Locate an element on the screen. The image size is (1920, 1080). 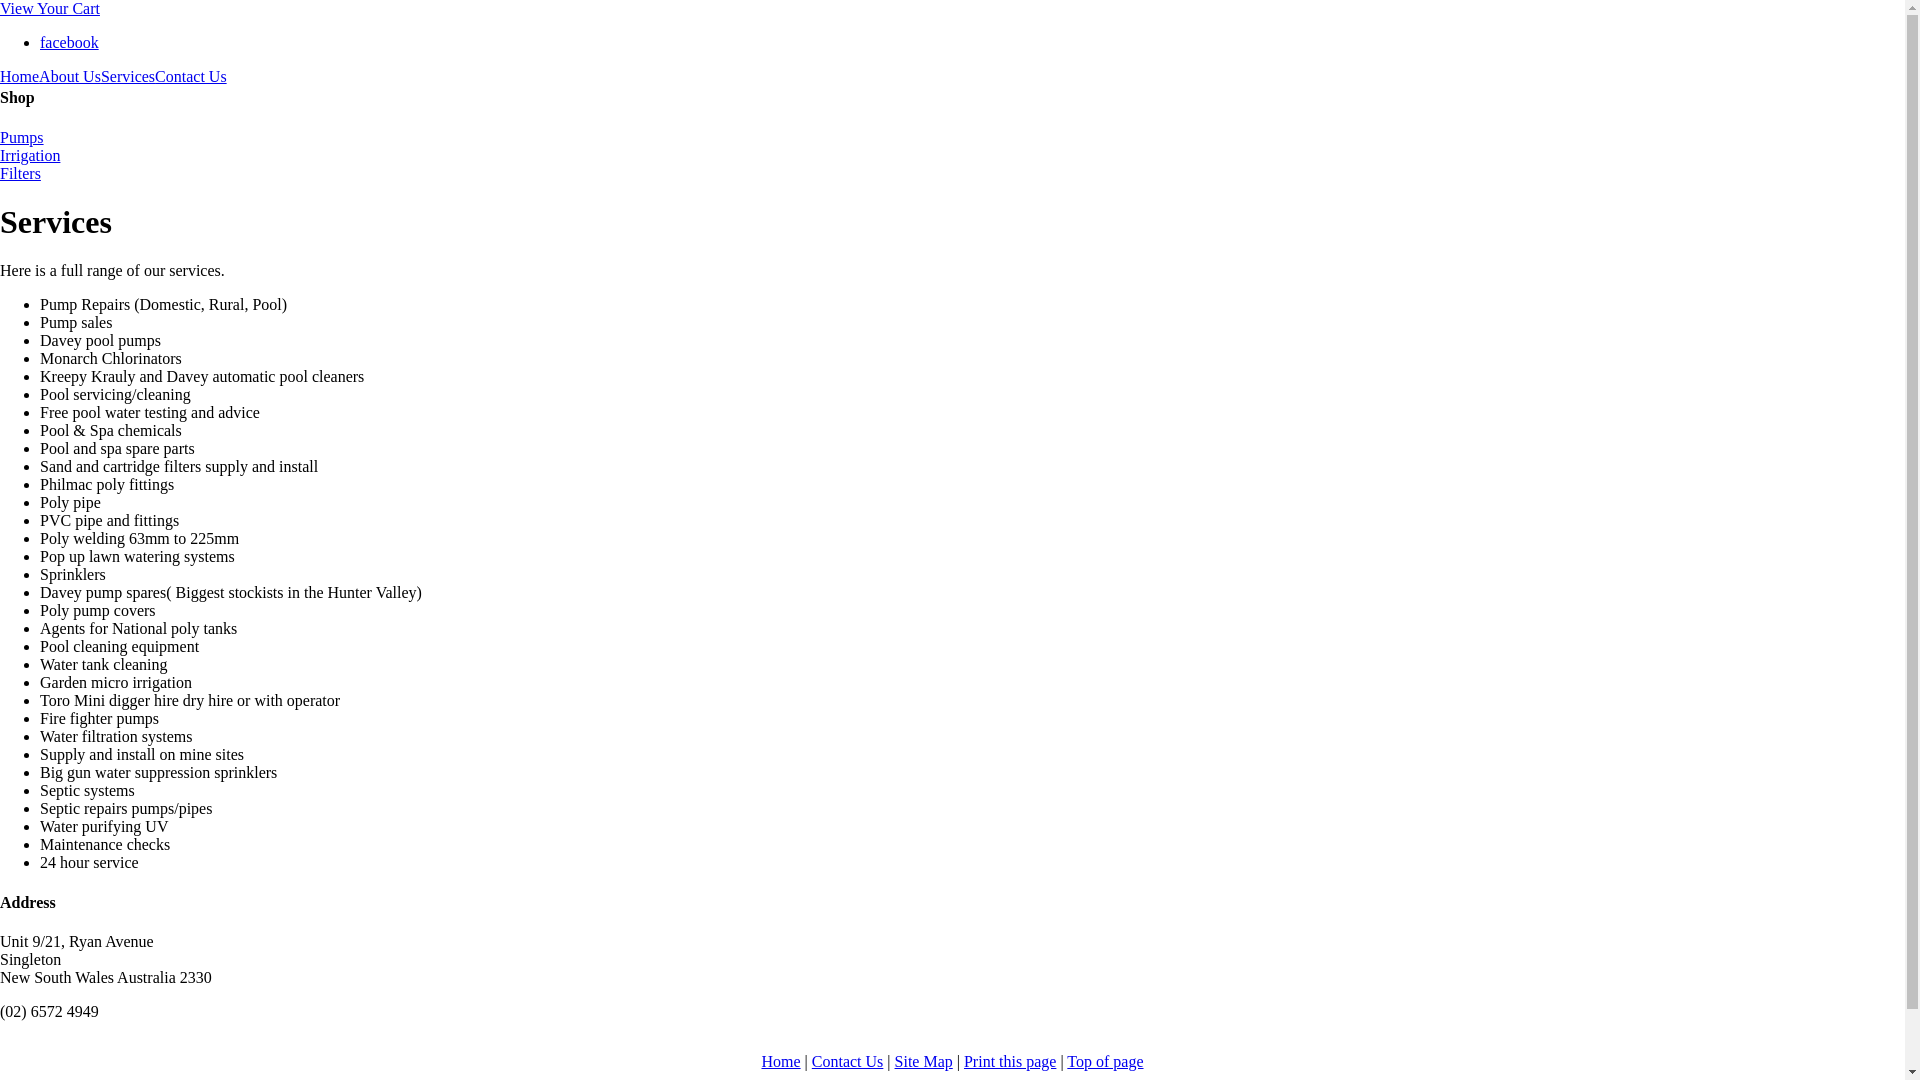
'Filters' is located at coordinates (951, 172).